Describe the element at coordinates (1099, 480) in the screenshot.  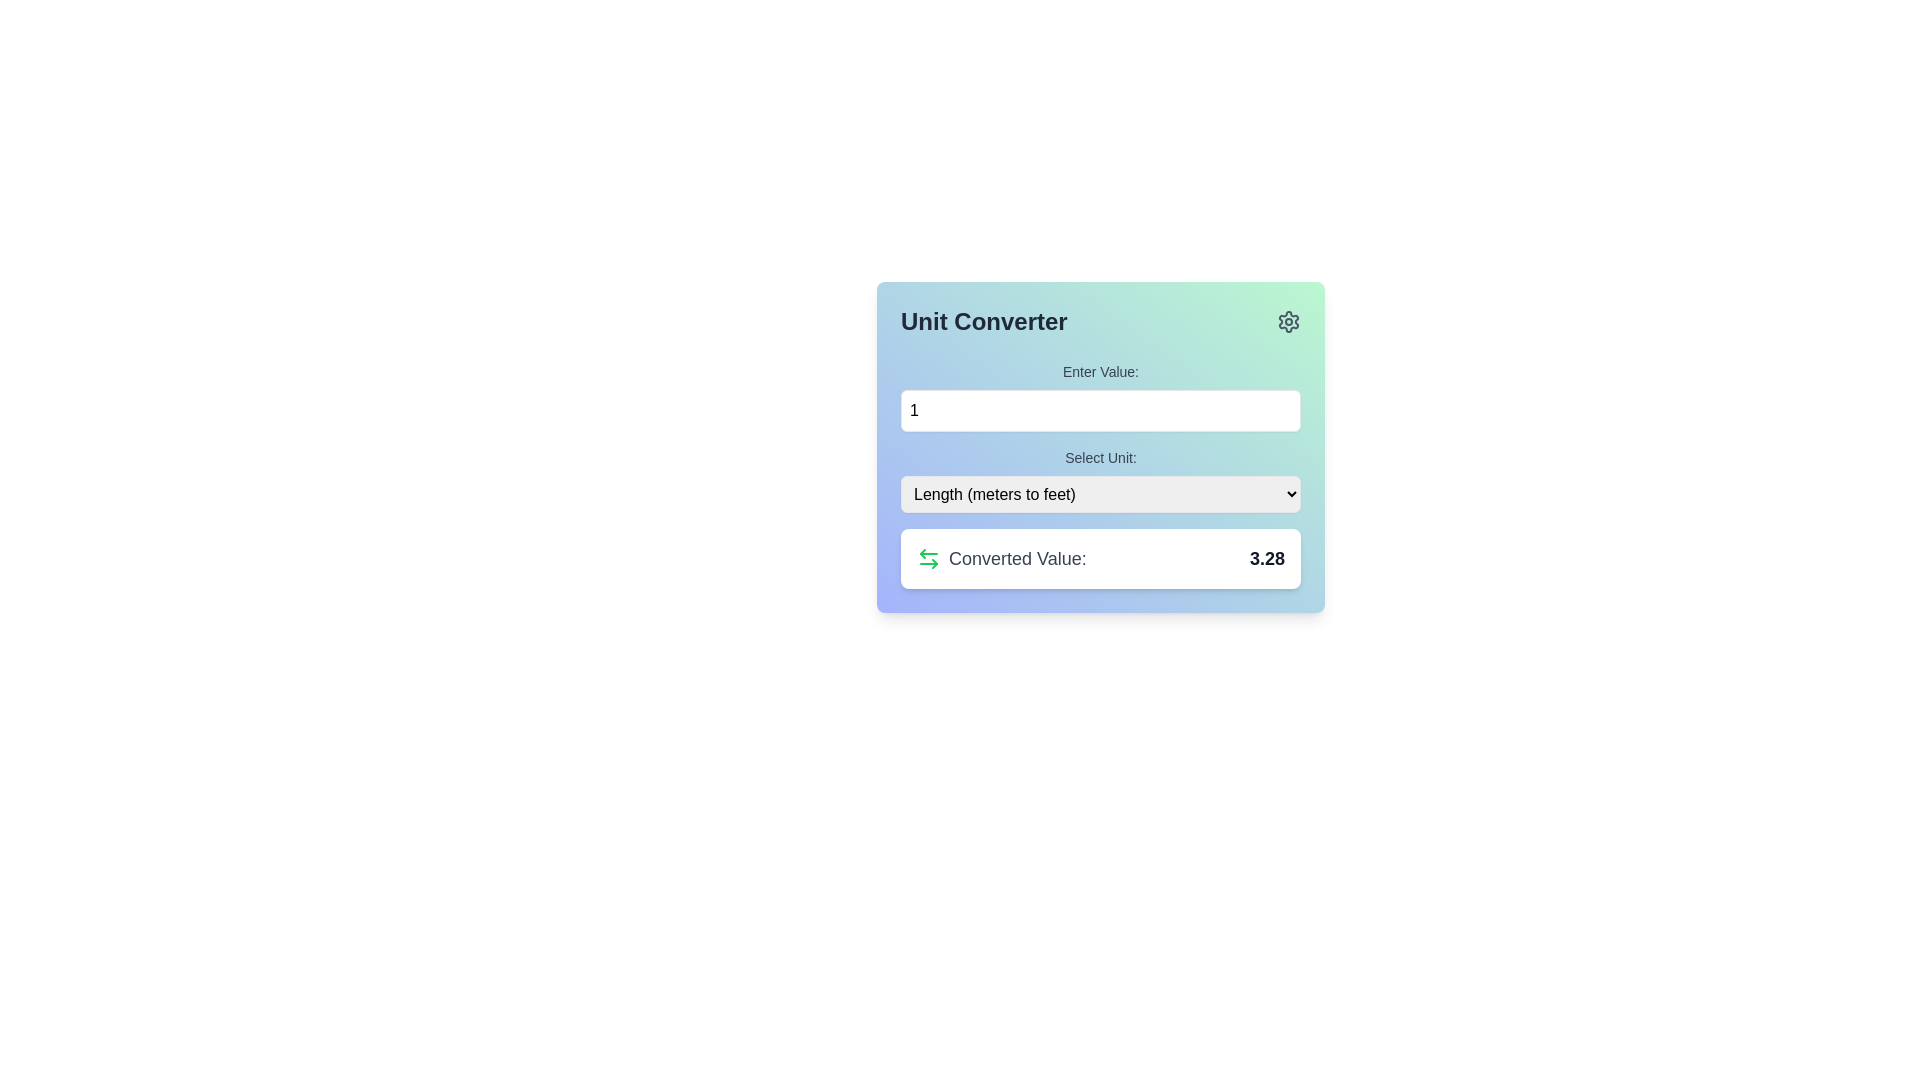
I see `the dropdown menu labeled 'Select Unit:'` at that location.